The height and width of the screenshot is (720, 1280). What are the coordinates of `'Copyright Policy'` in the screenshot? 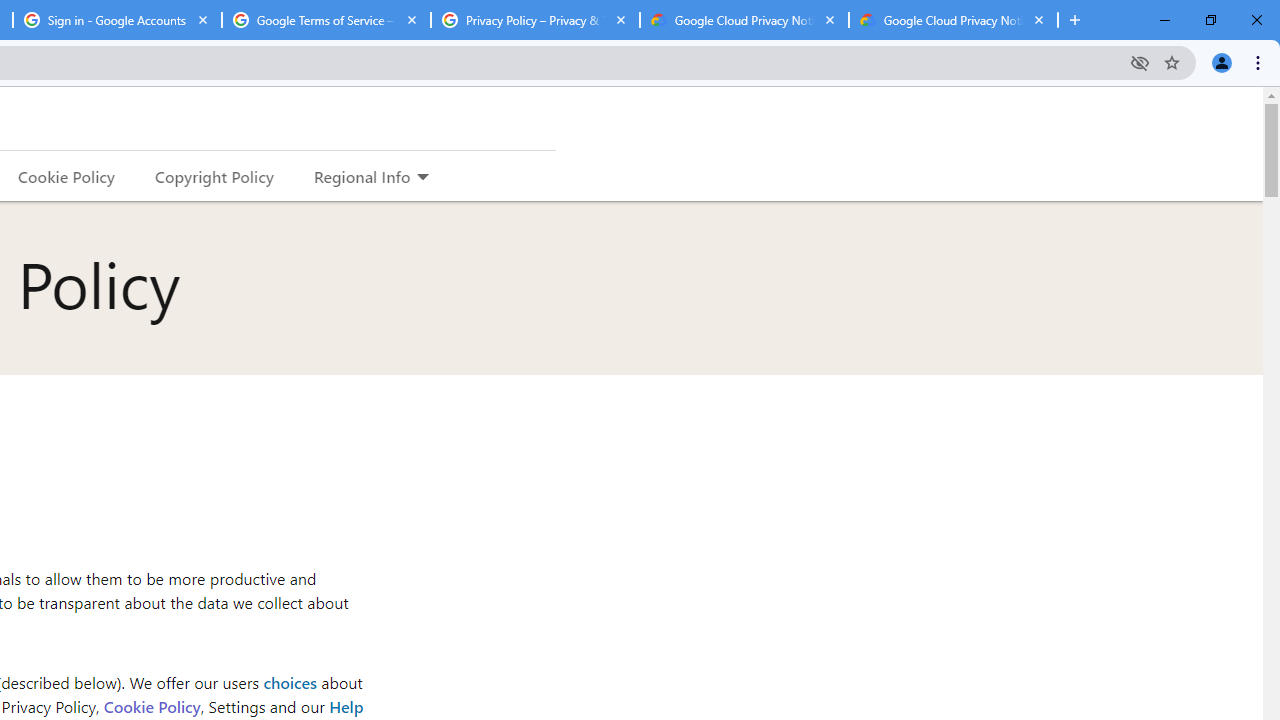 It's located at (213, 175).